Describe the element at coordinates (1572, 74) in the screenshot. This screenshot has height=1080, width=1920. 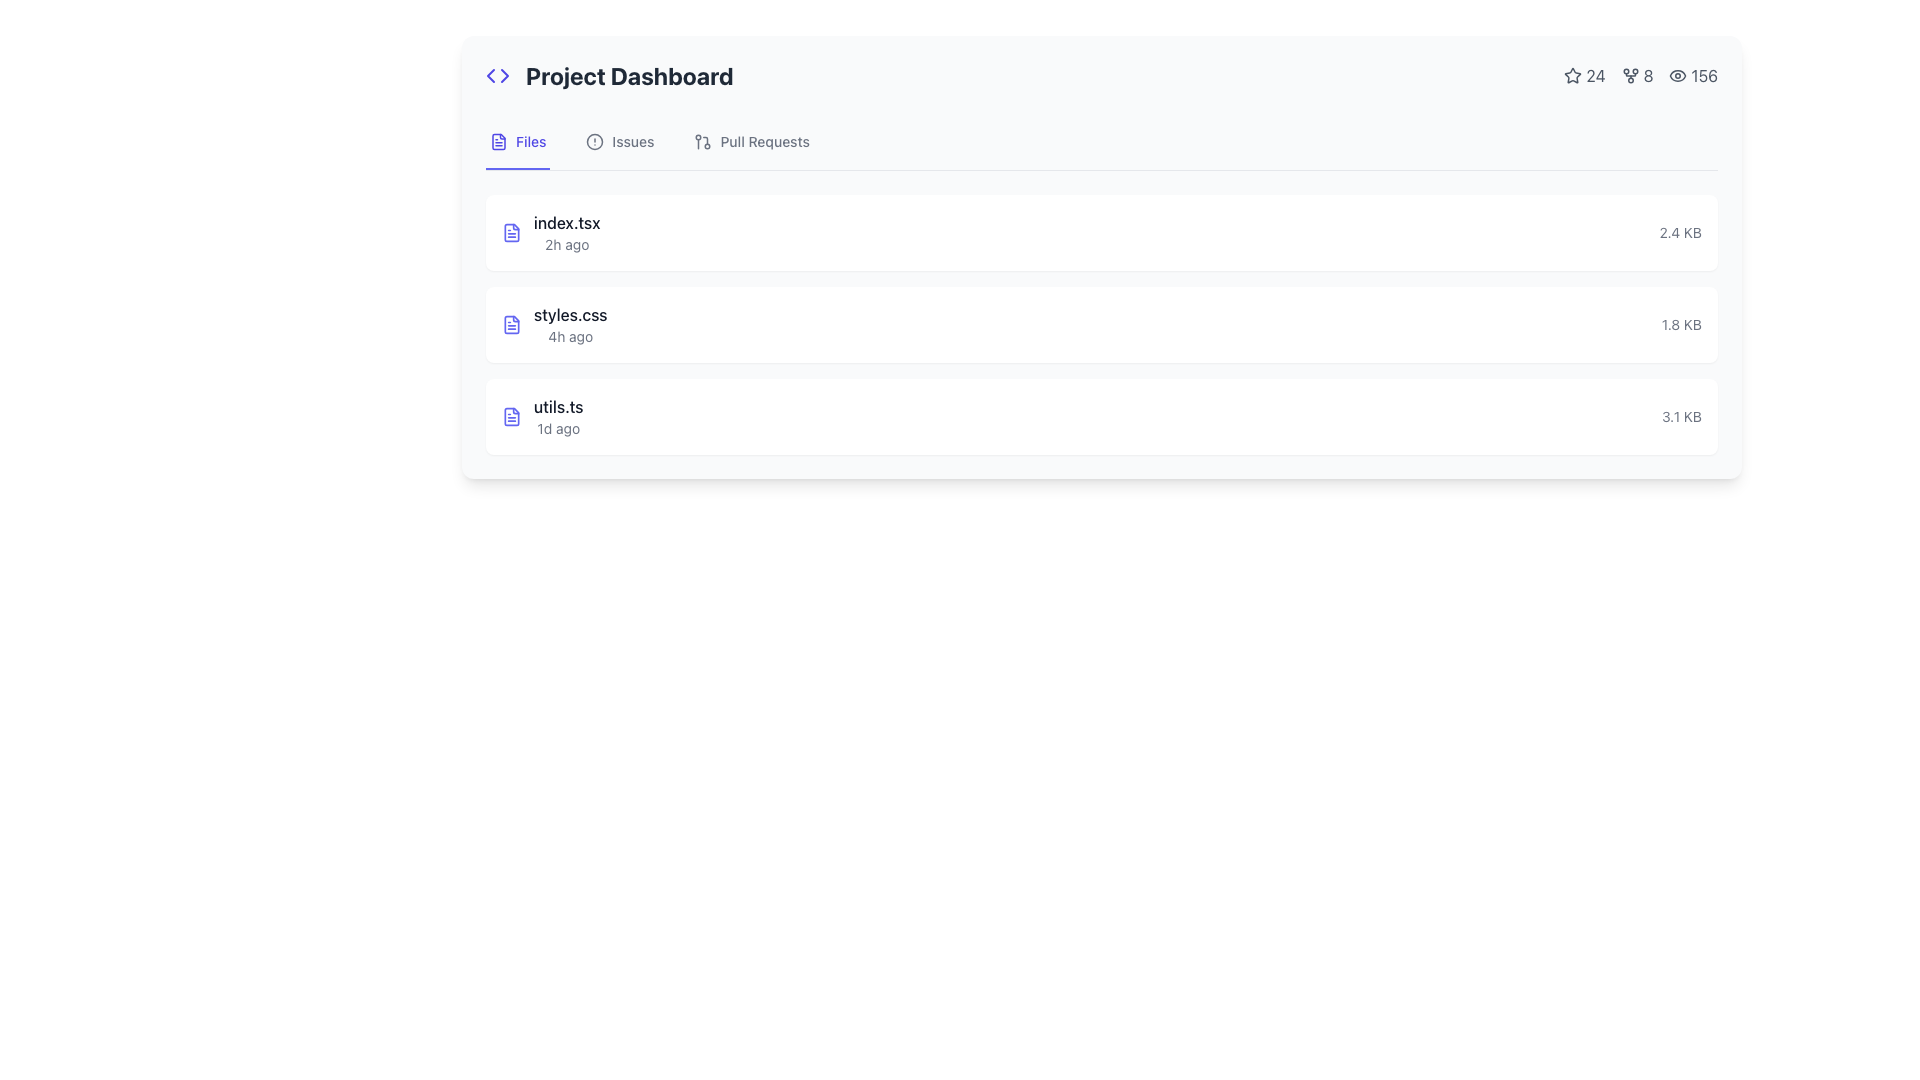
I see `the star icon located in the top-right corner of the interface to interact with it` at that location.